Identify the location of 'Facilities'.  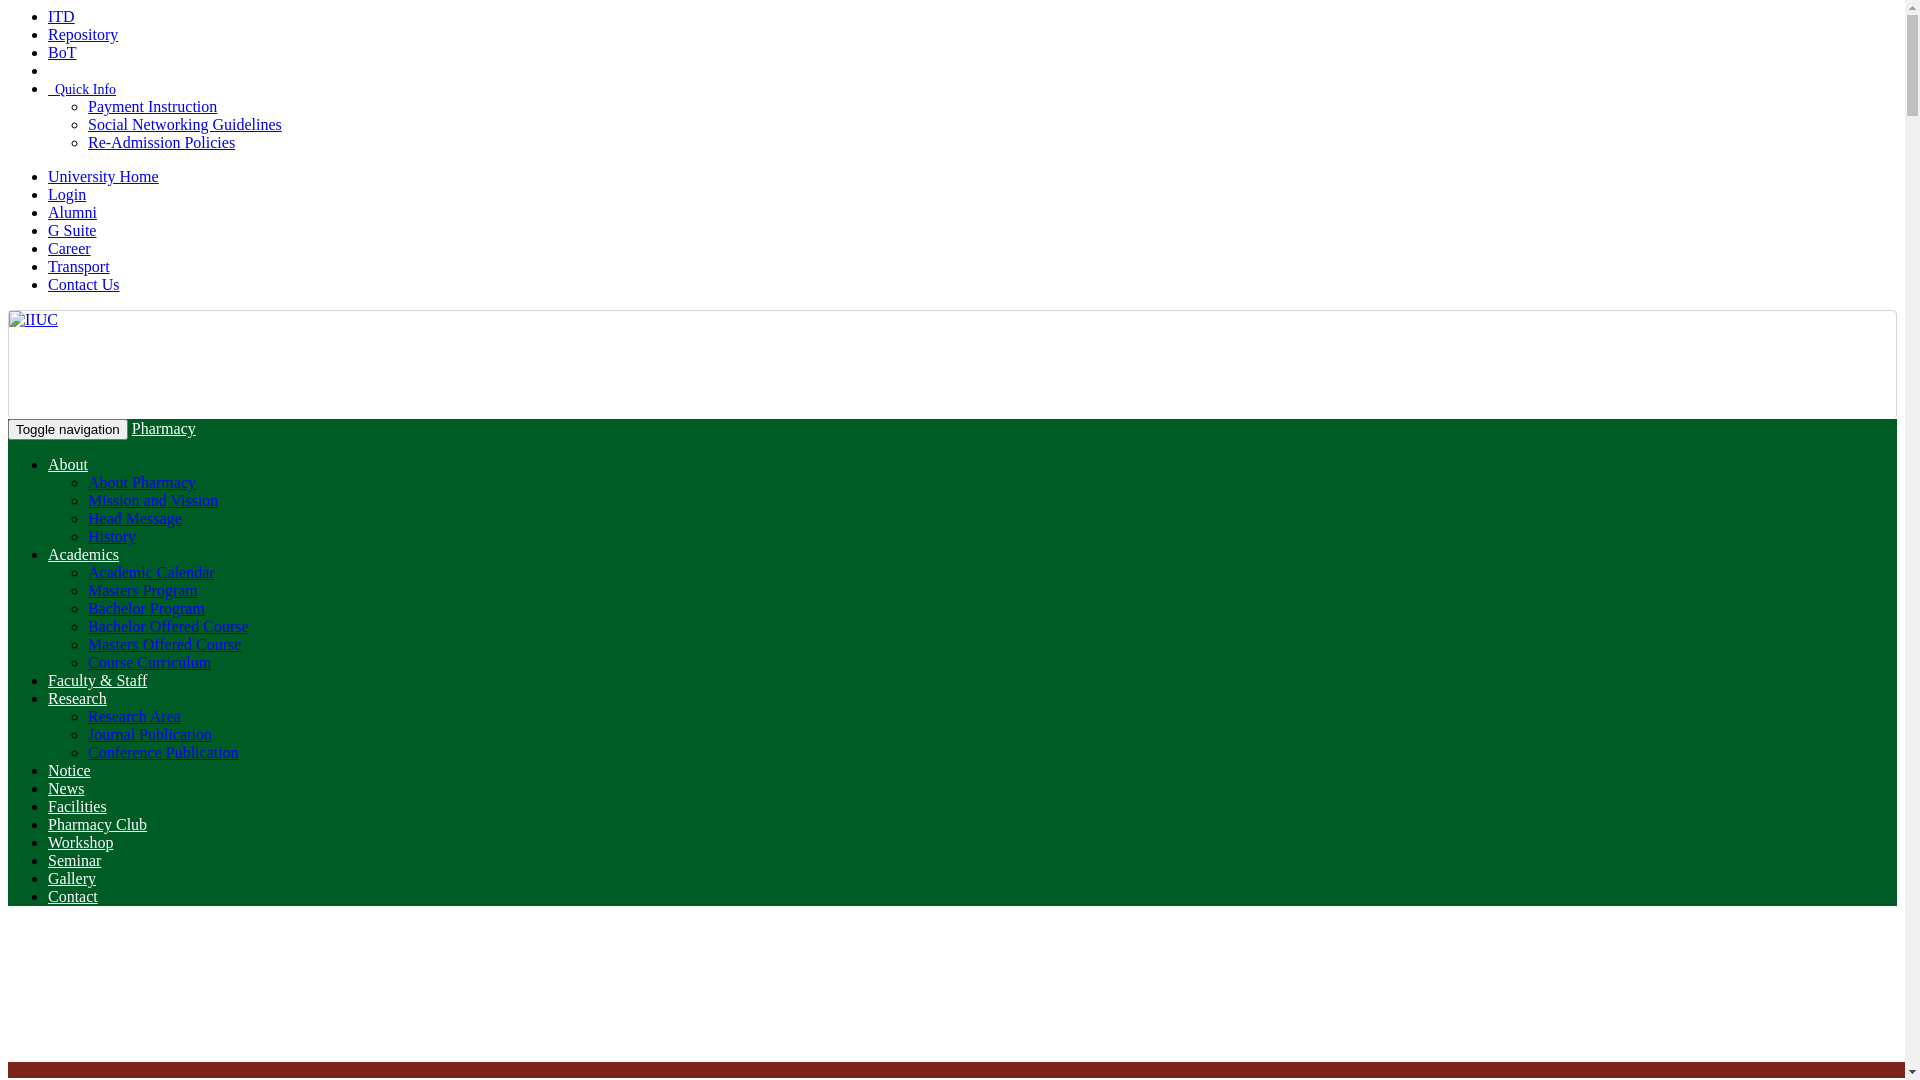
(77, 805).